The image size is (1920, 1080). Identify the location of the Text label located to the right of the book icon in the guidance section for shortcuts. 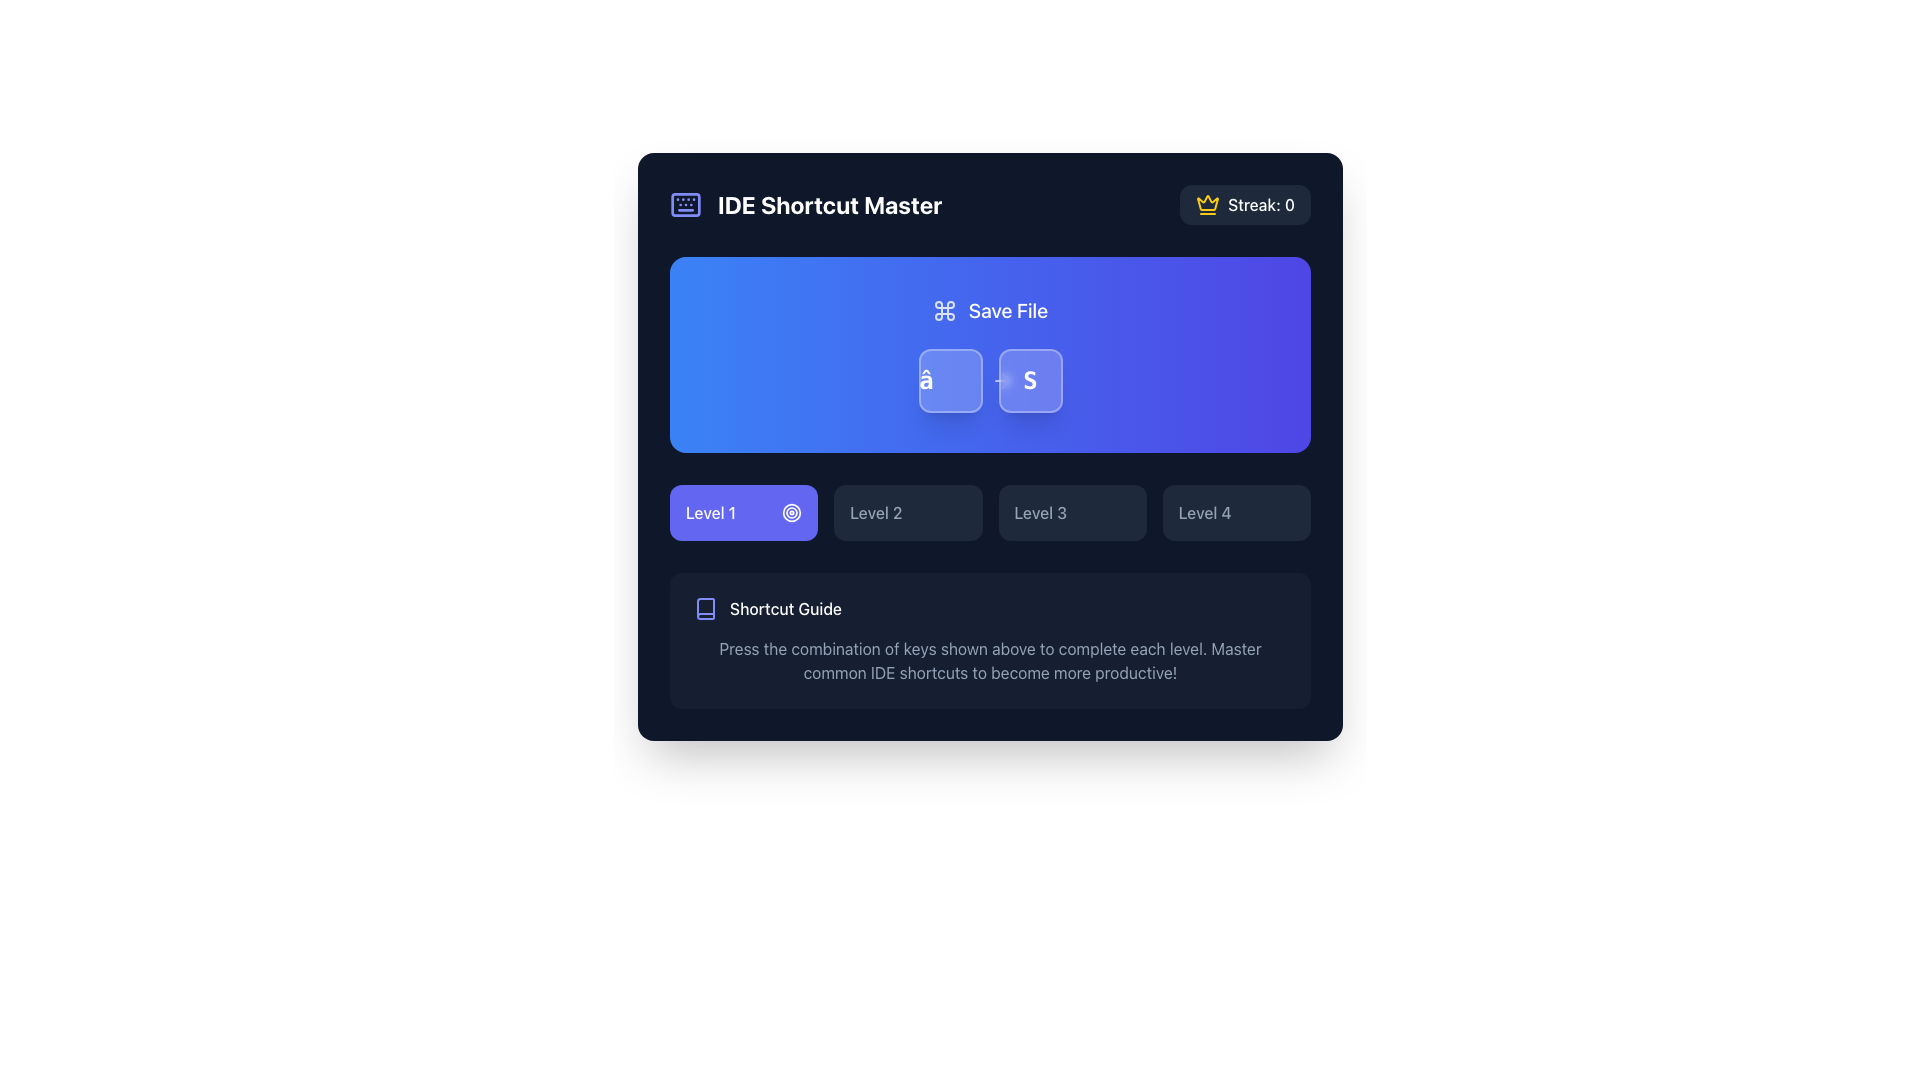
(785, 608).